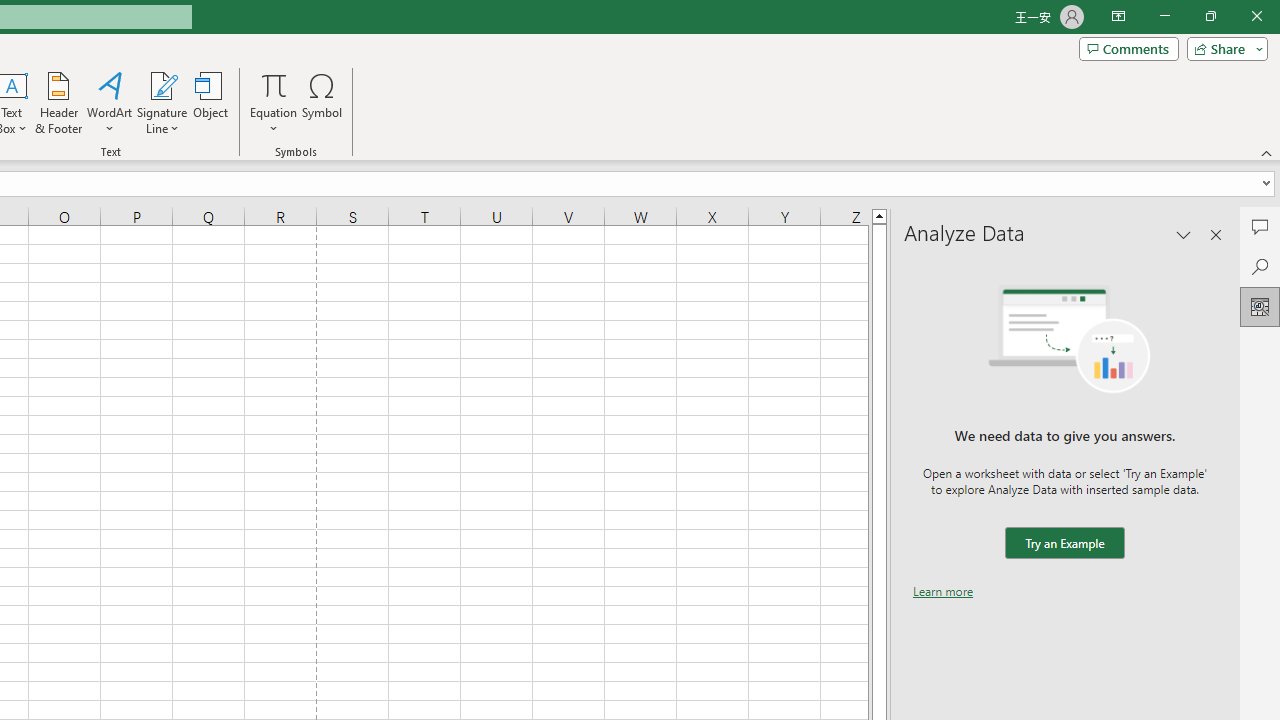 Image resolution: width=1280 pixels, height=720 pixels. What do you see at coordinates (161, 84) in the screenshot?
I see `'Signature Line'` at bounding box center [161, 84].